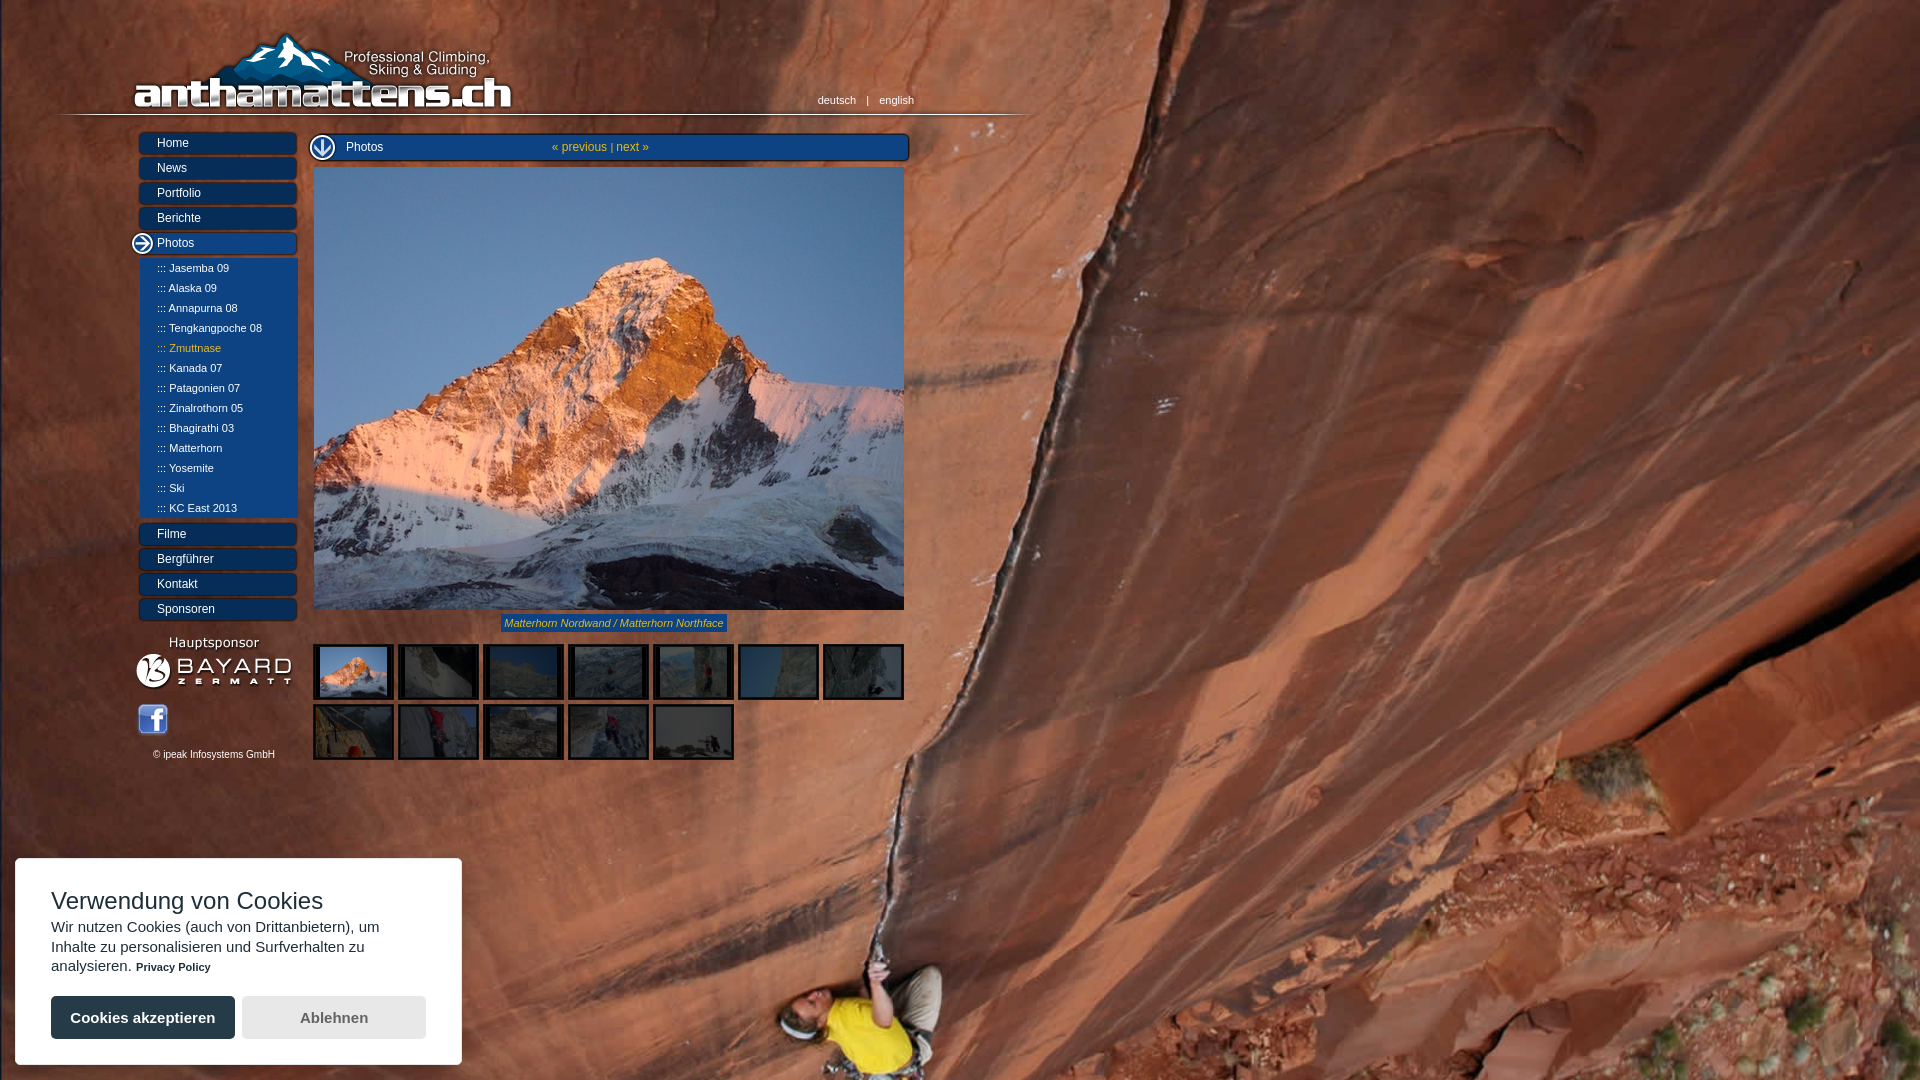 Image resolution: width=1920 pixels, height=1080 pixels. Describe the element at coordinates (175, 346) in the screenshot. I see `'::: Zmuttnase'` at that location.